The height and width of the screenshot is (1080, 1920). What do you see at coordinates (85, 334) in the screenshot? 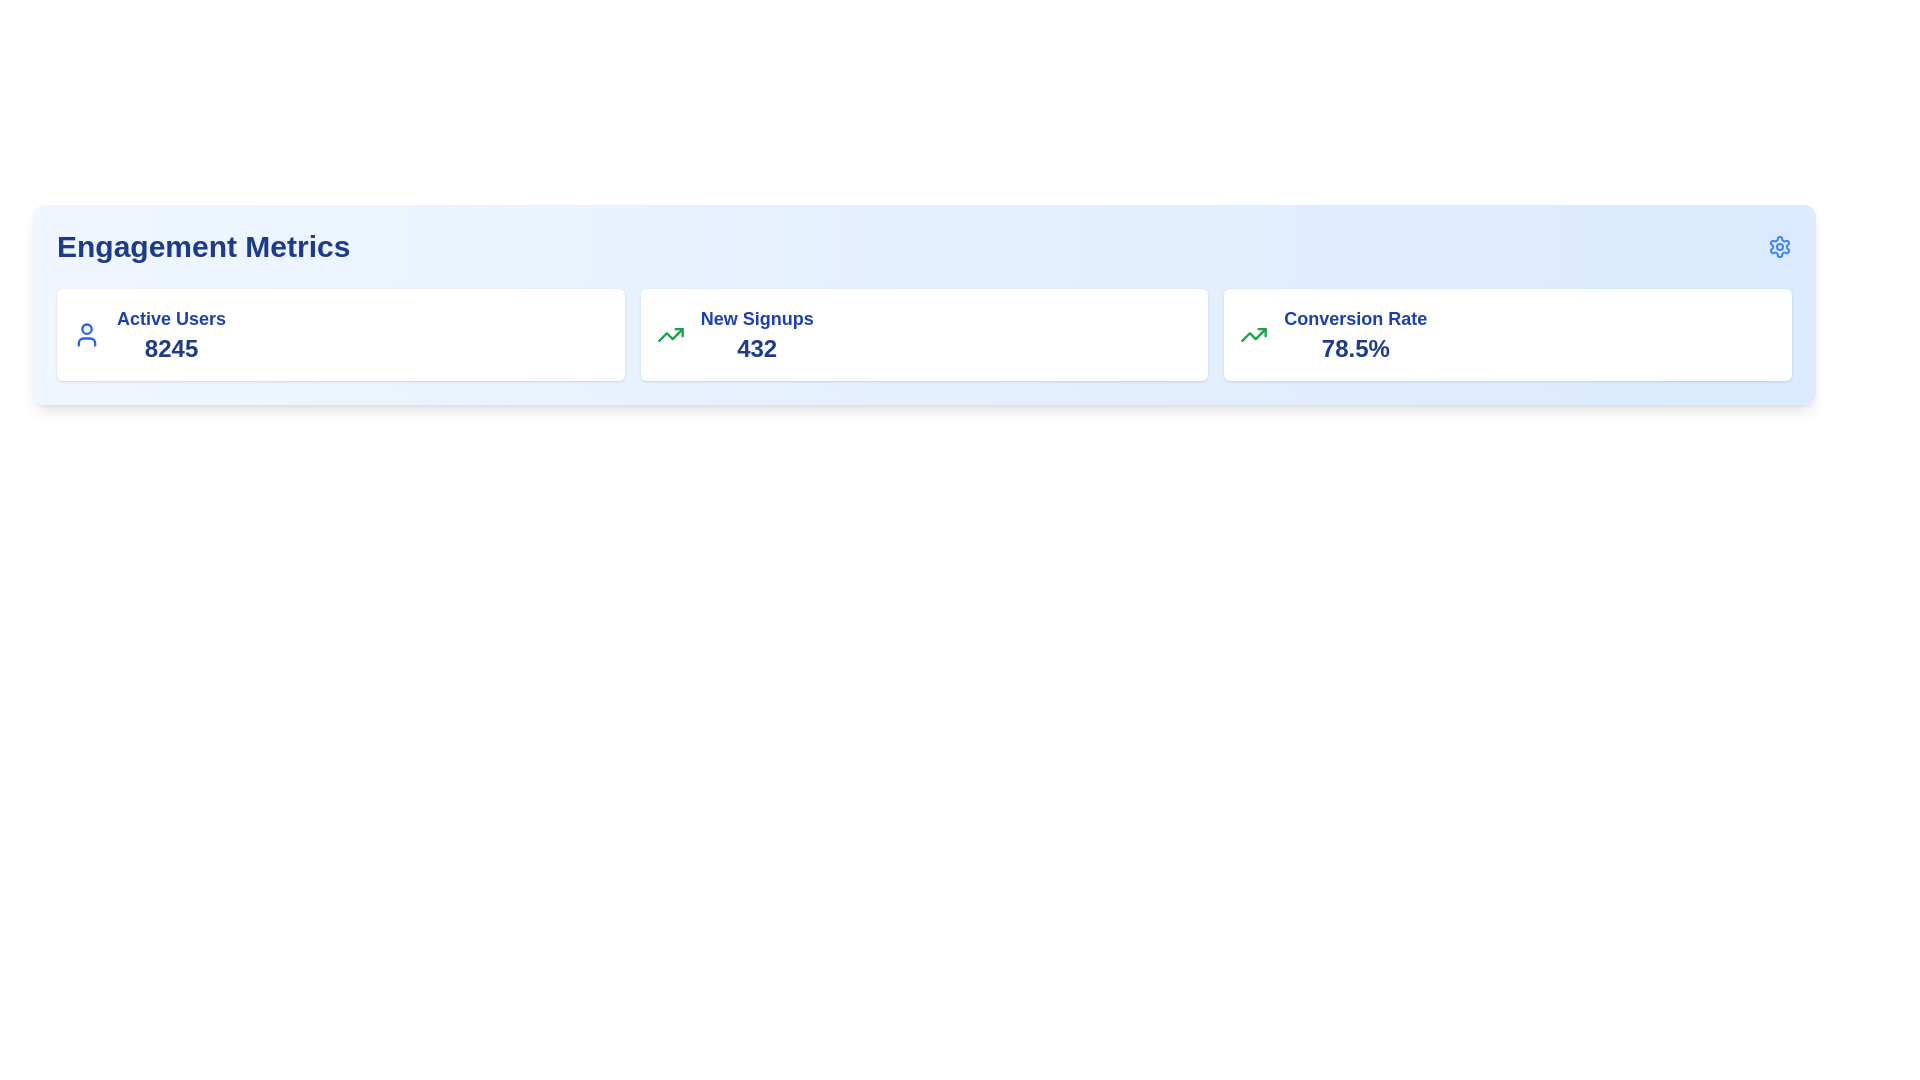
I see `the user silhouette icon, which is depicted in a blue stroke color and located on the leftmost side of the 'Active Users' card, next to the text 'Active Users'` at bounding box center [85, 334].